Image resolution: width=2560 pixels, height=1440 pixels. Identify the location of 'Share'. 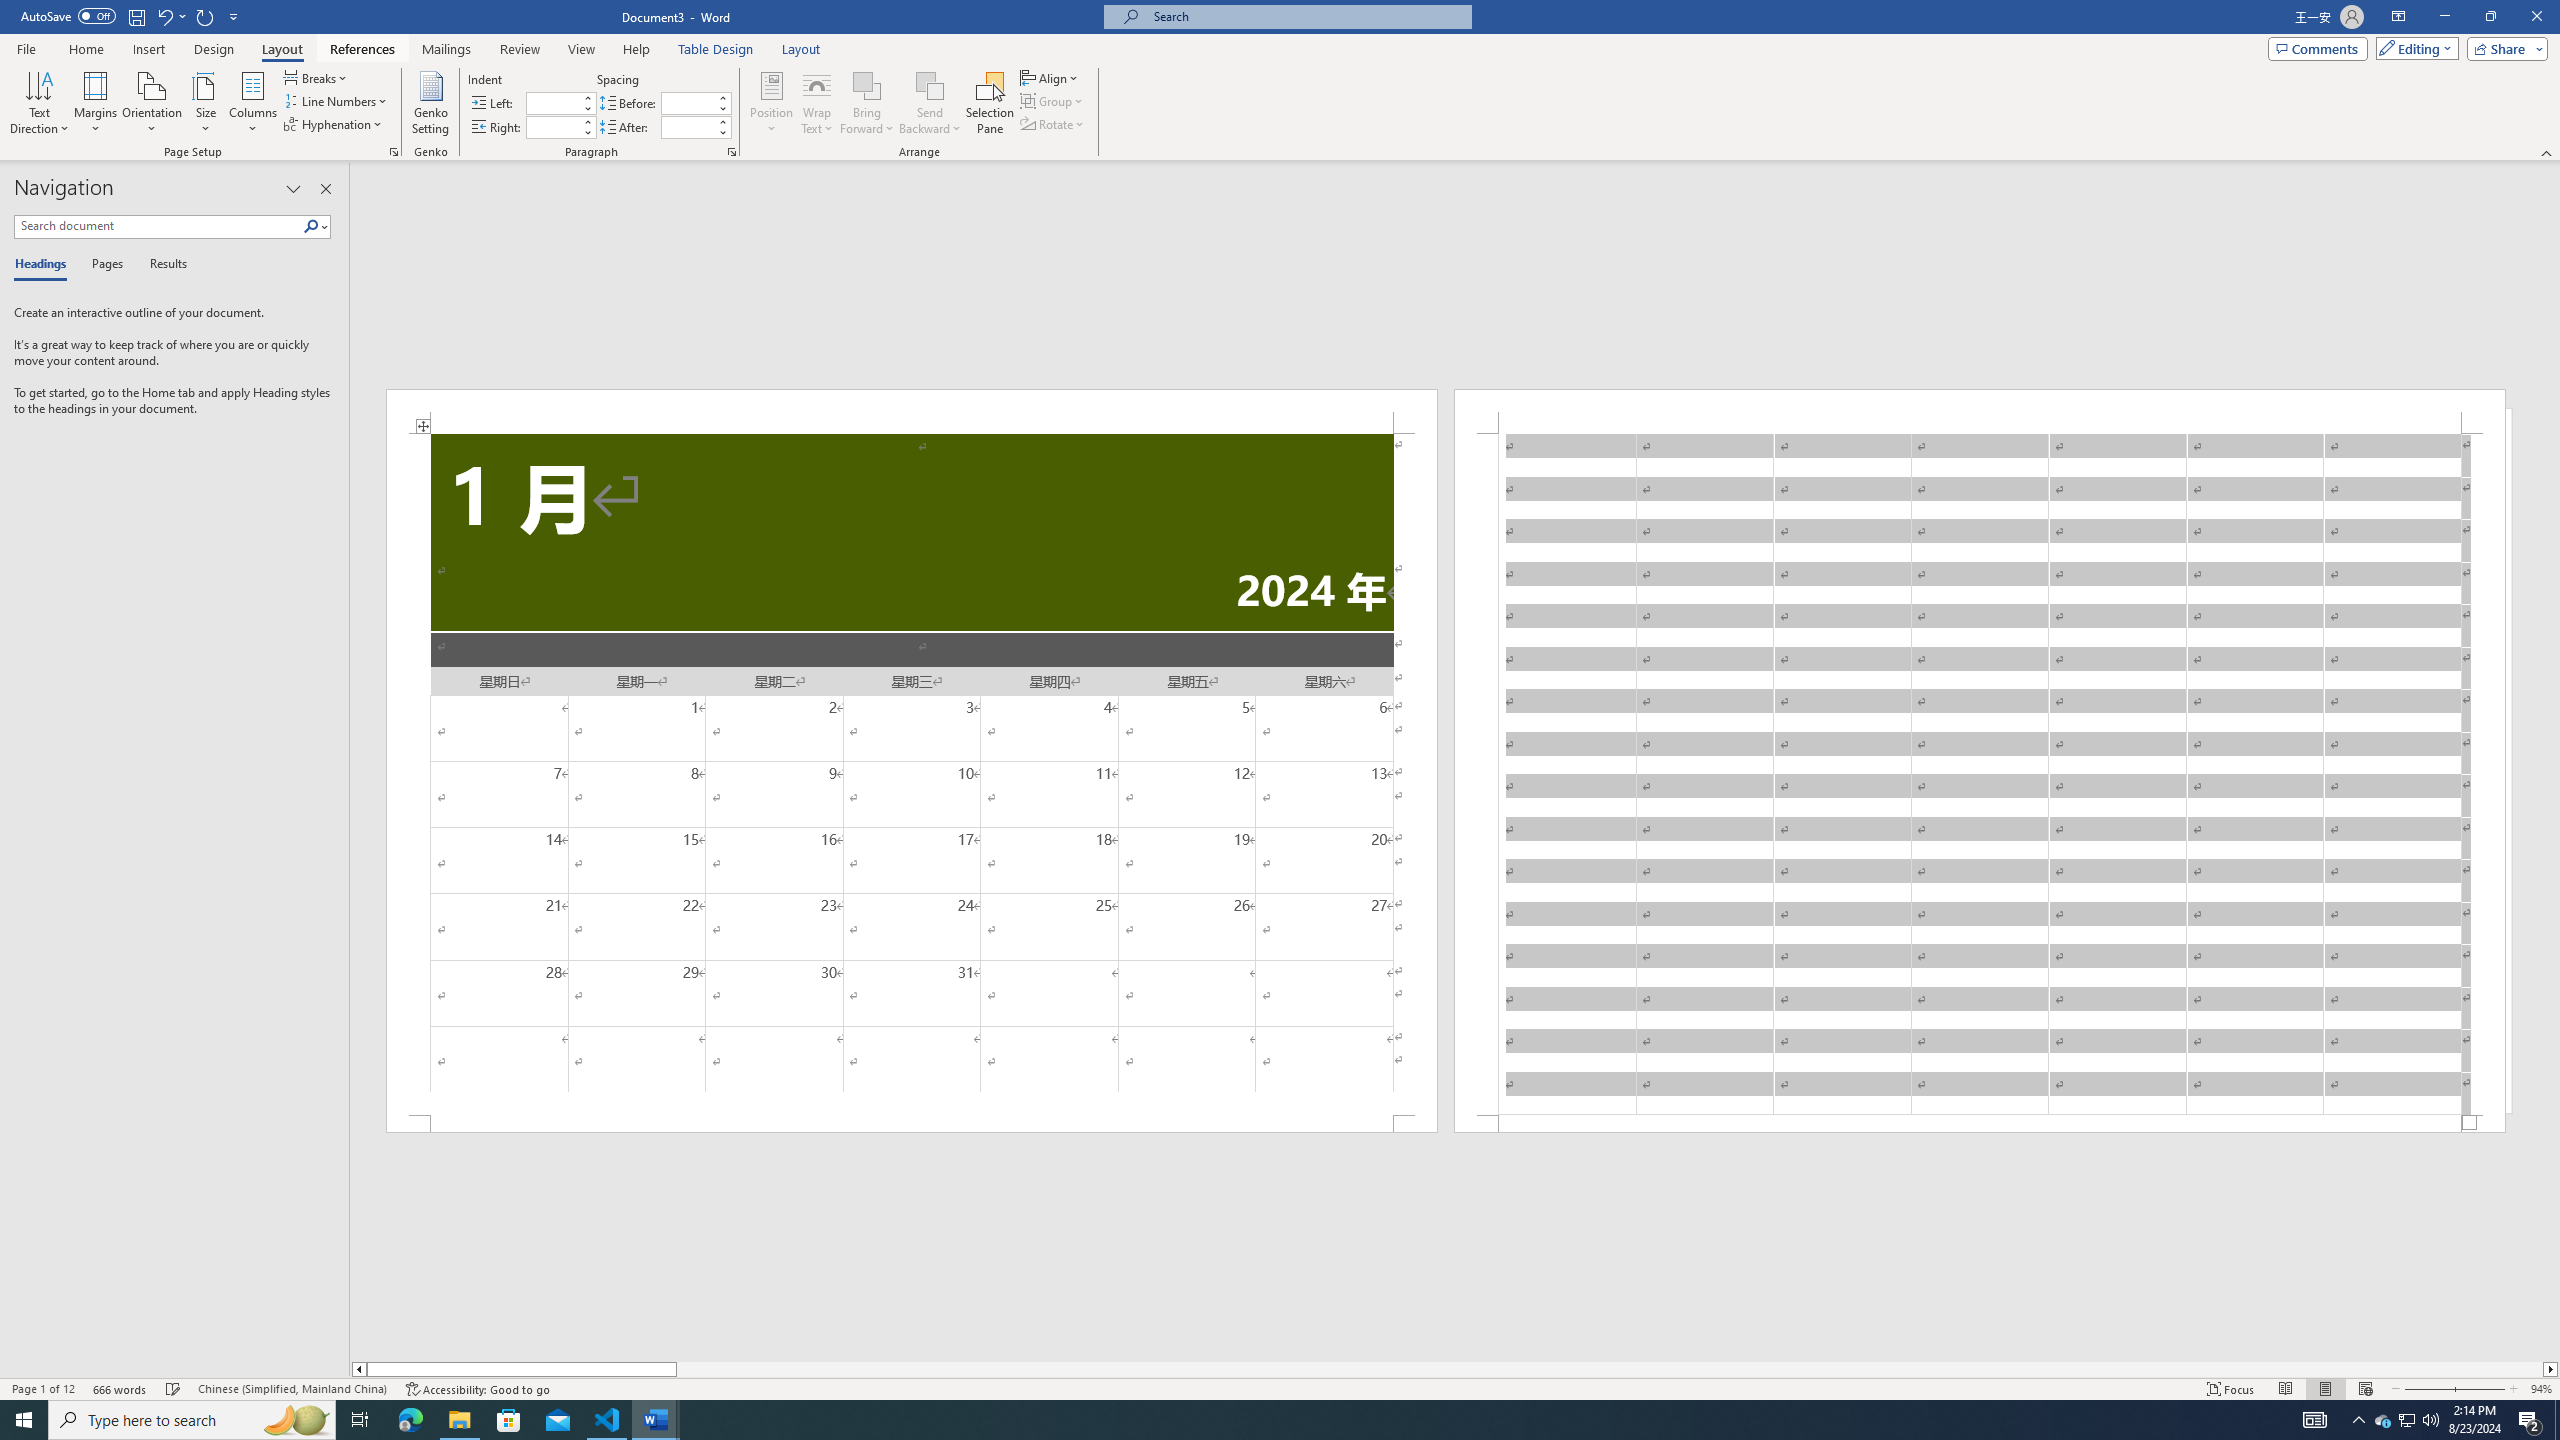
(2502, 47).